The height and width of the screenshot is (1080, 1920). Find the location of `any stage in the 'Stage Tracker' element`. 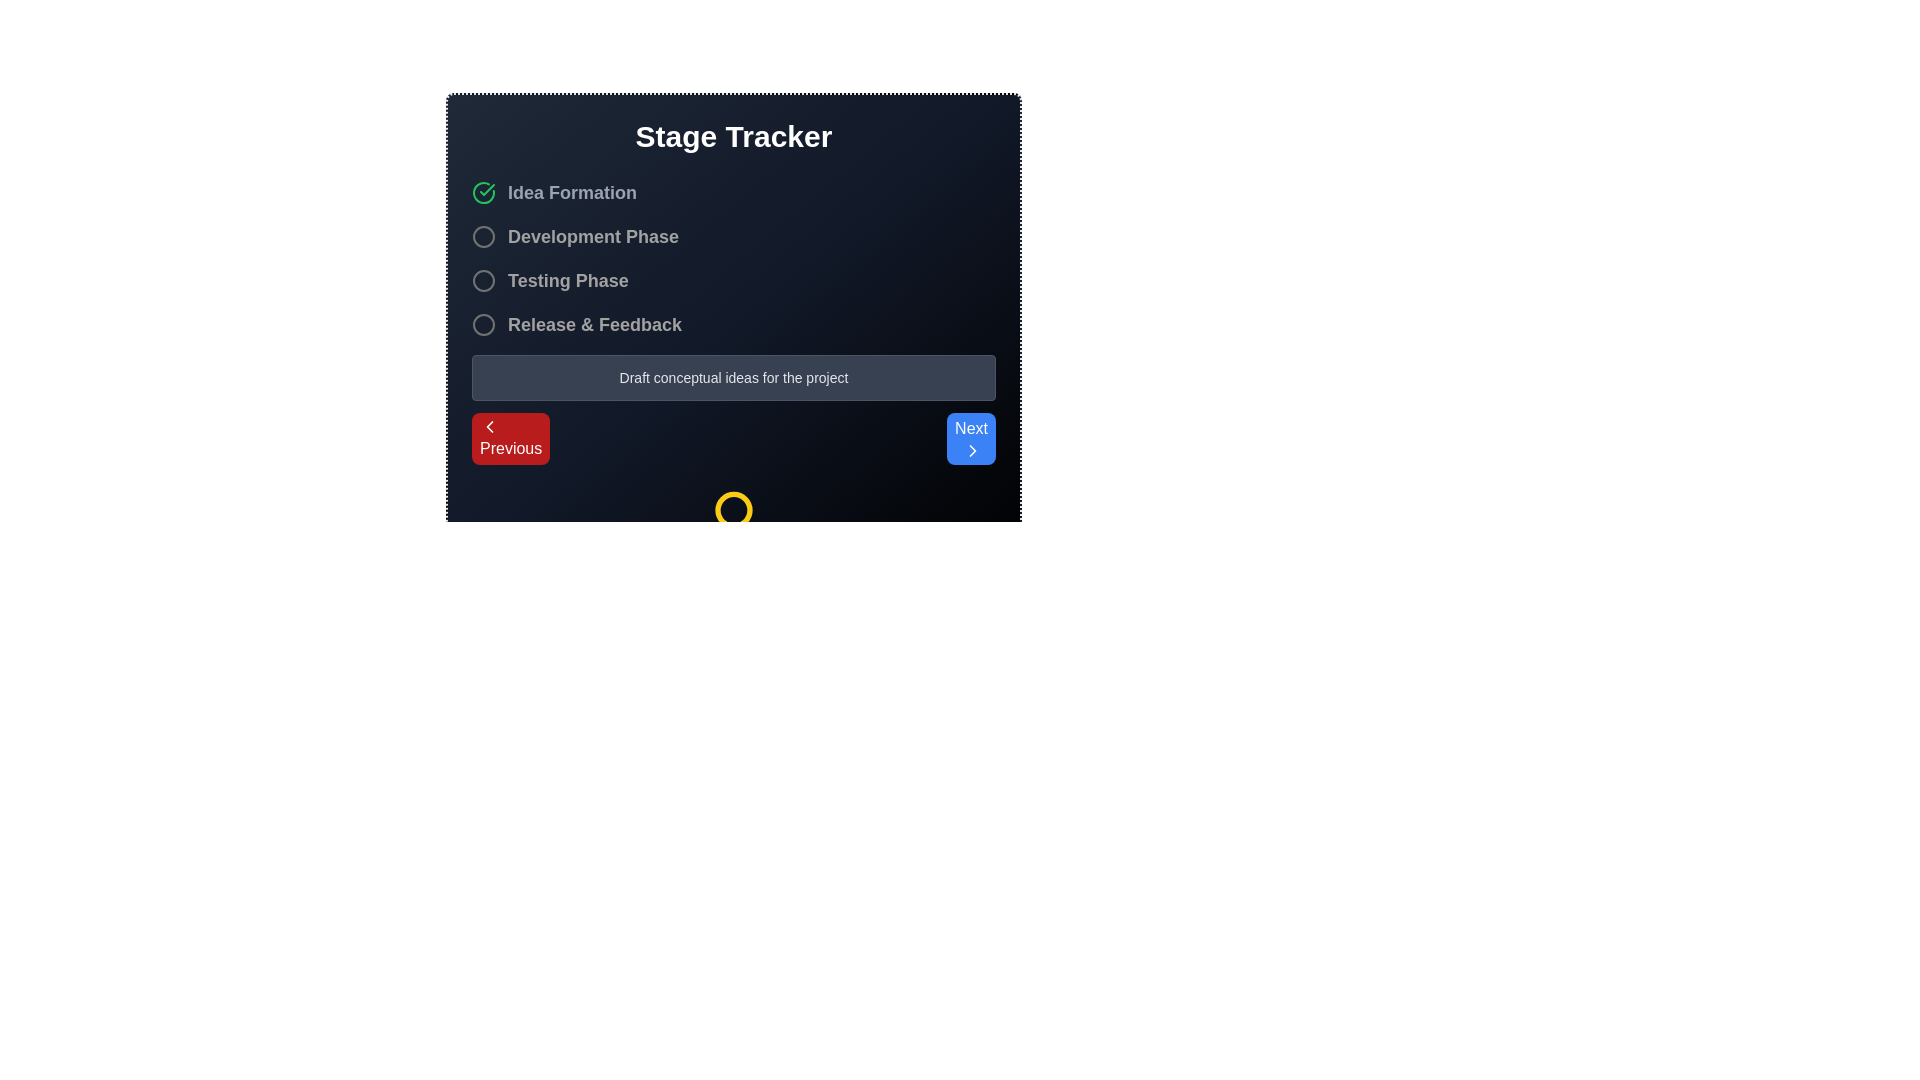

any stage in the 'Stage Tracker' element is located at coordinates (733, 334).